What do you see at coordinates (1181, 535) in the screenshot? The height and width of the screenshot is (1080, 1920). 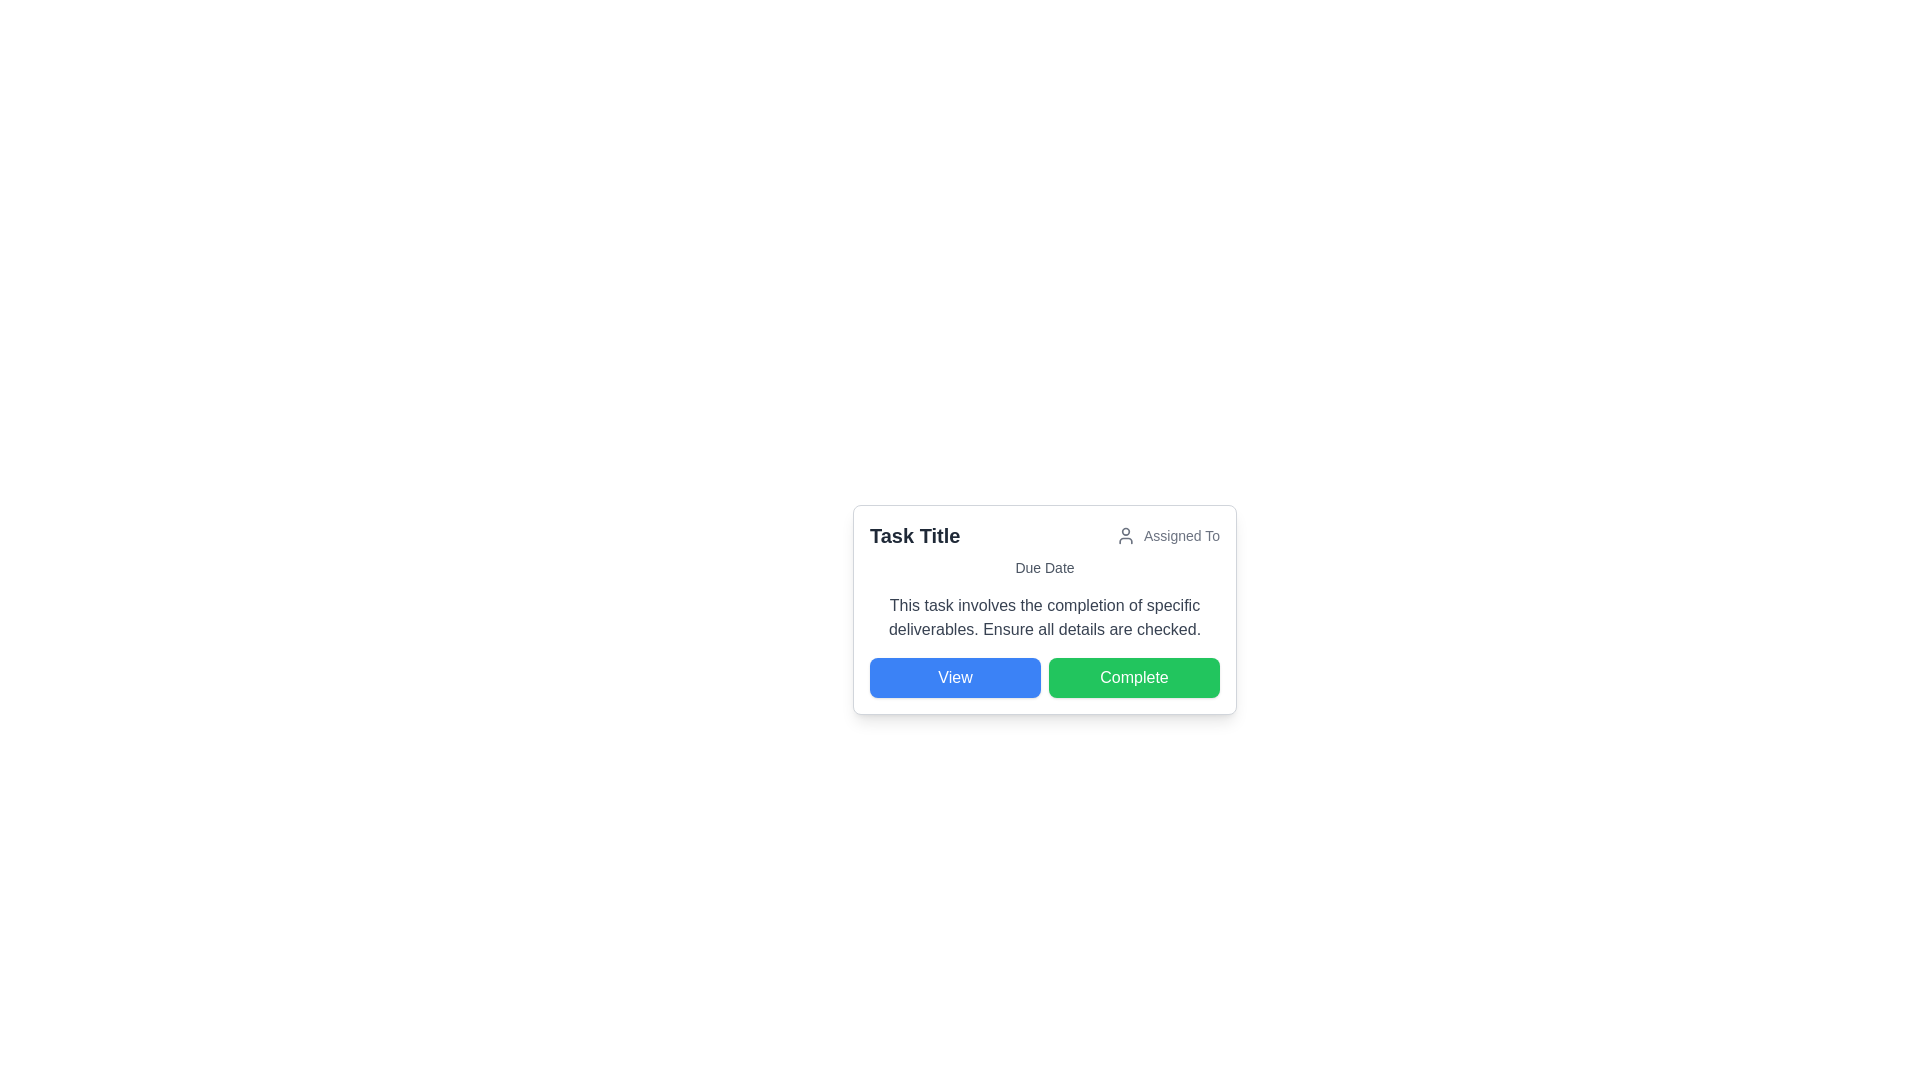 I see `the 'Assigned To' text label, which is styled in small gray font and located in the upper-right section of the task information card, next to a user icon` at bounding box center [1181, 535].